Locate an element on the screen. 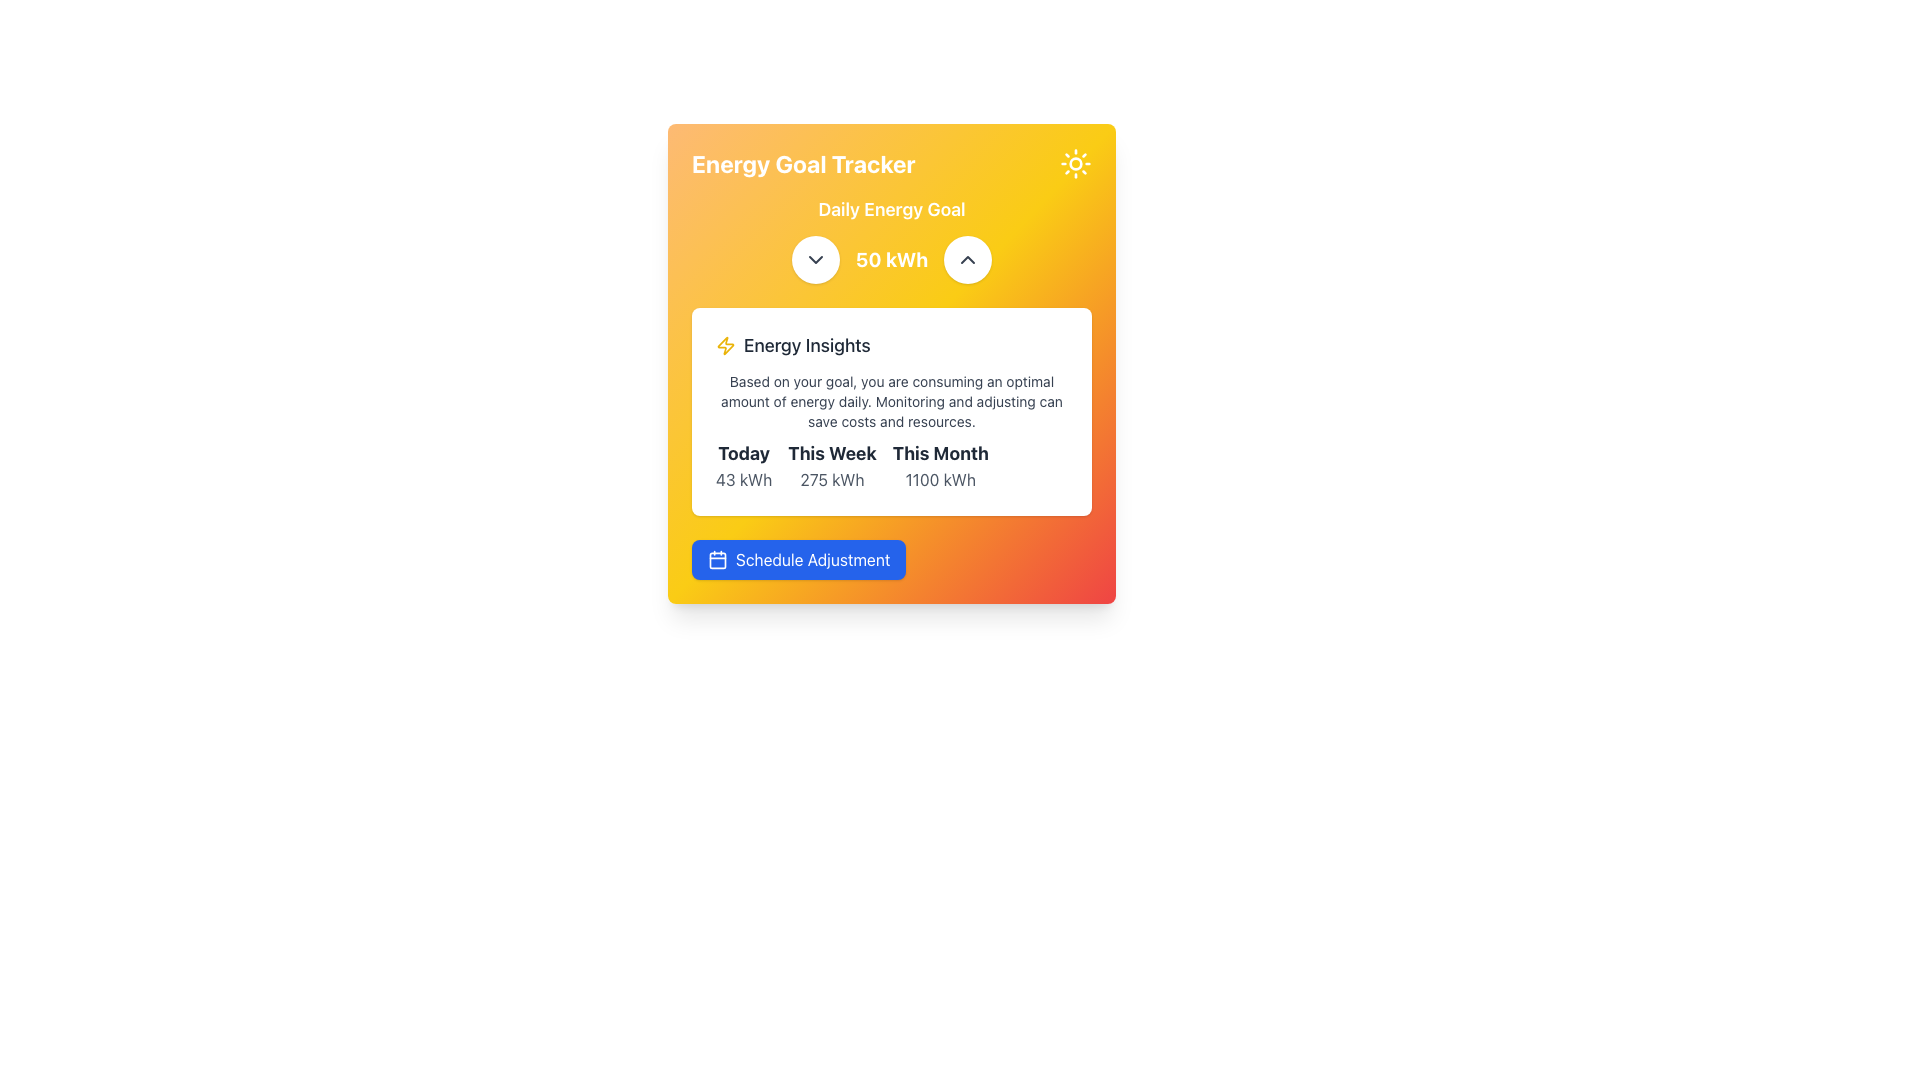 The width and height of the screenshot is (1920, 1080). the 'Daily Energy Goal' text heading, which is prominently displayed in white font on a yellow background, centrally aligned above the energy display is located at coordinates (891, 209).